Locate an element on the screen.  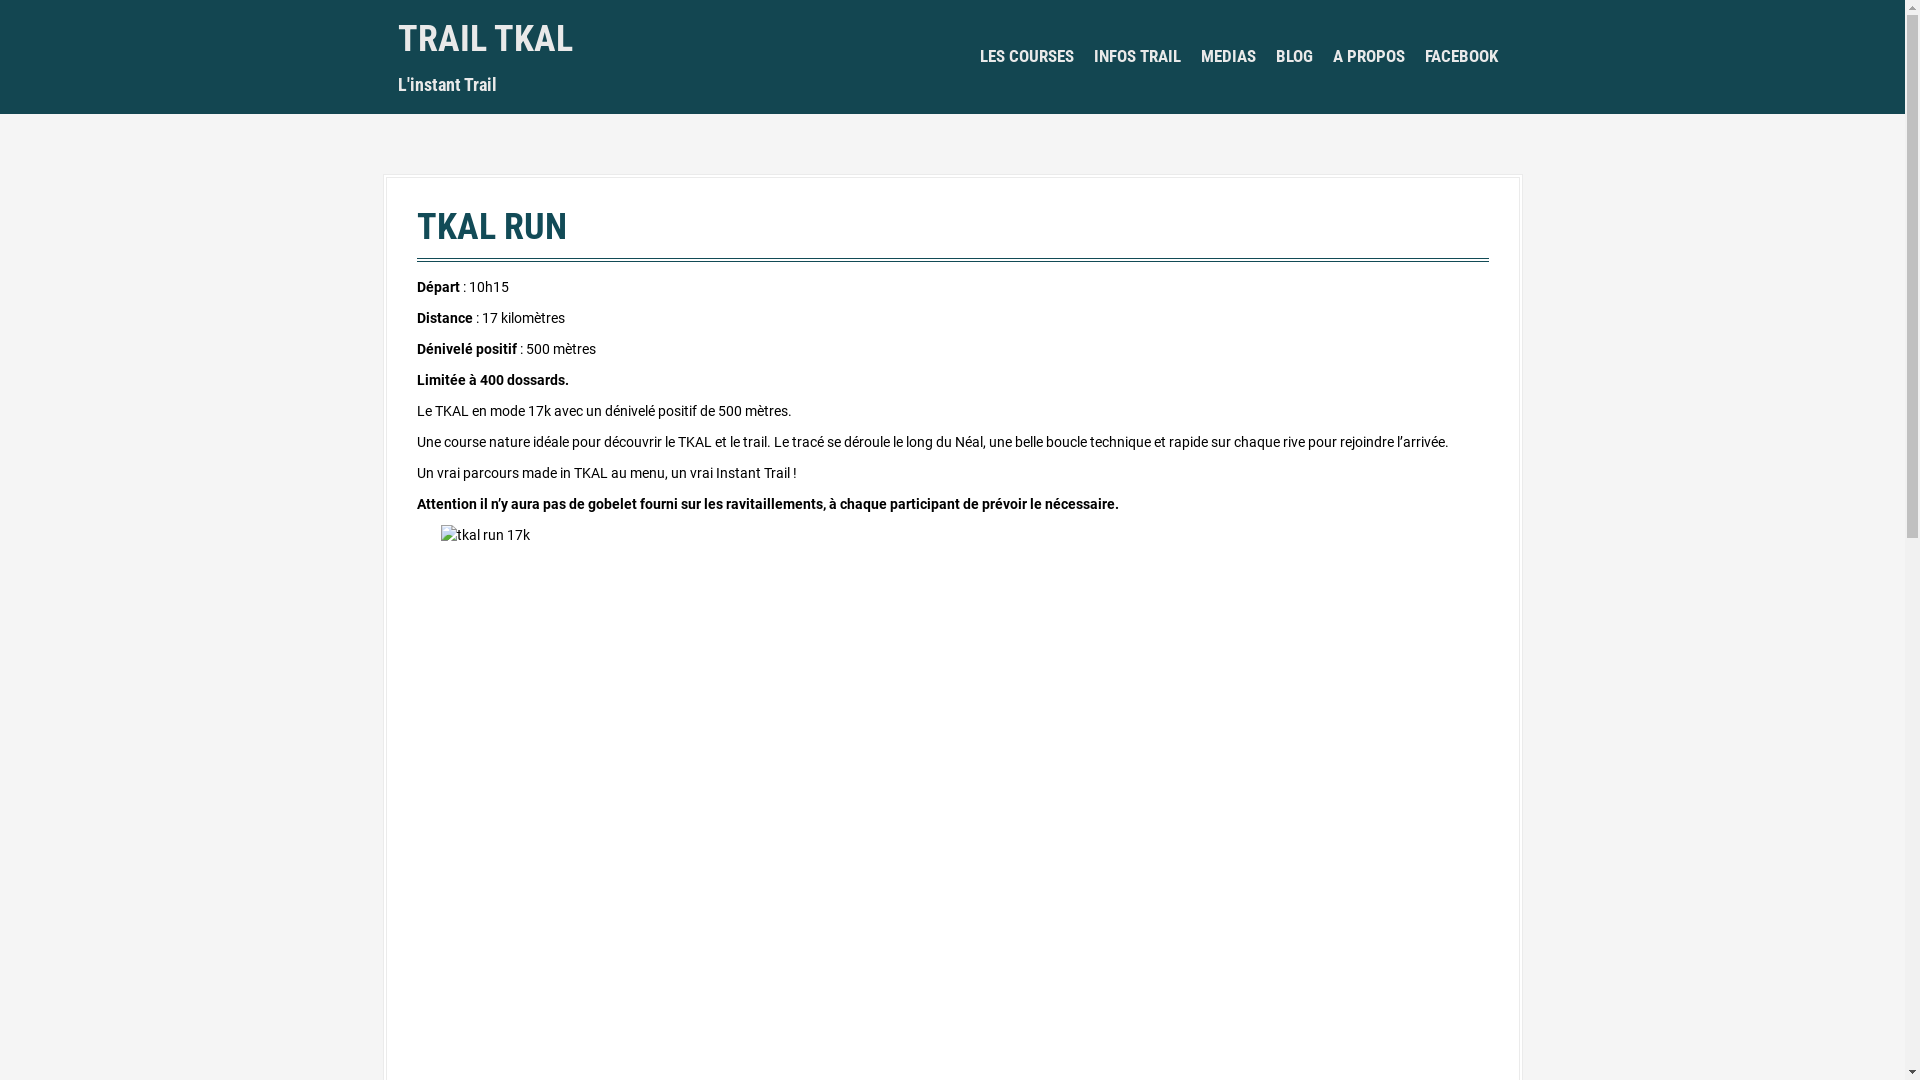
'TRAIL TKAL' is located at coordinates (485, 38).